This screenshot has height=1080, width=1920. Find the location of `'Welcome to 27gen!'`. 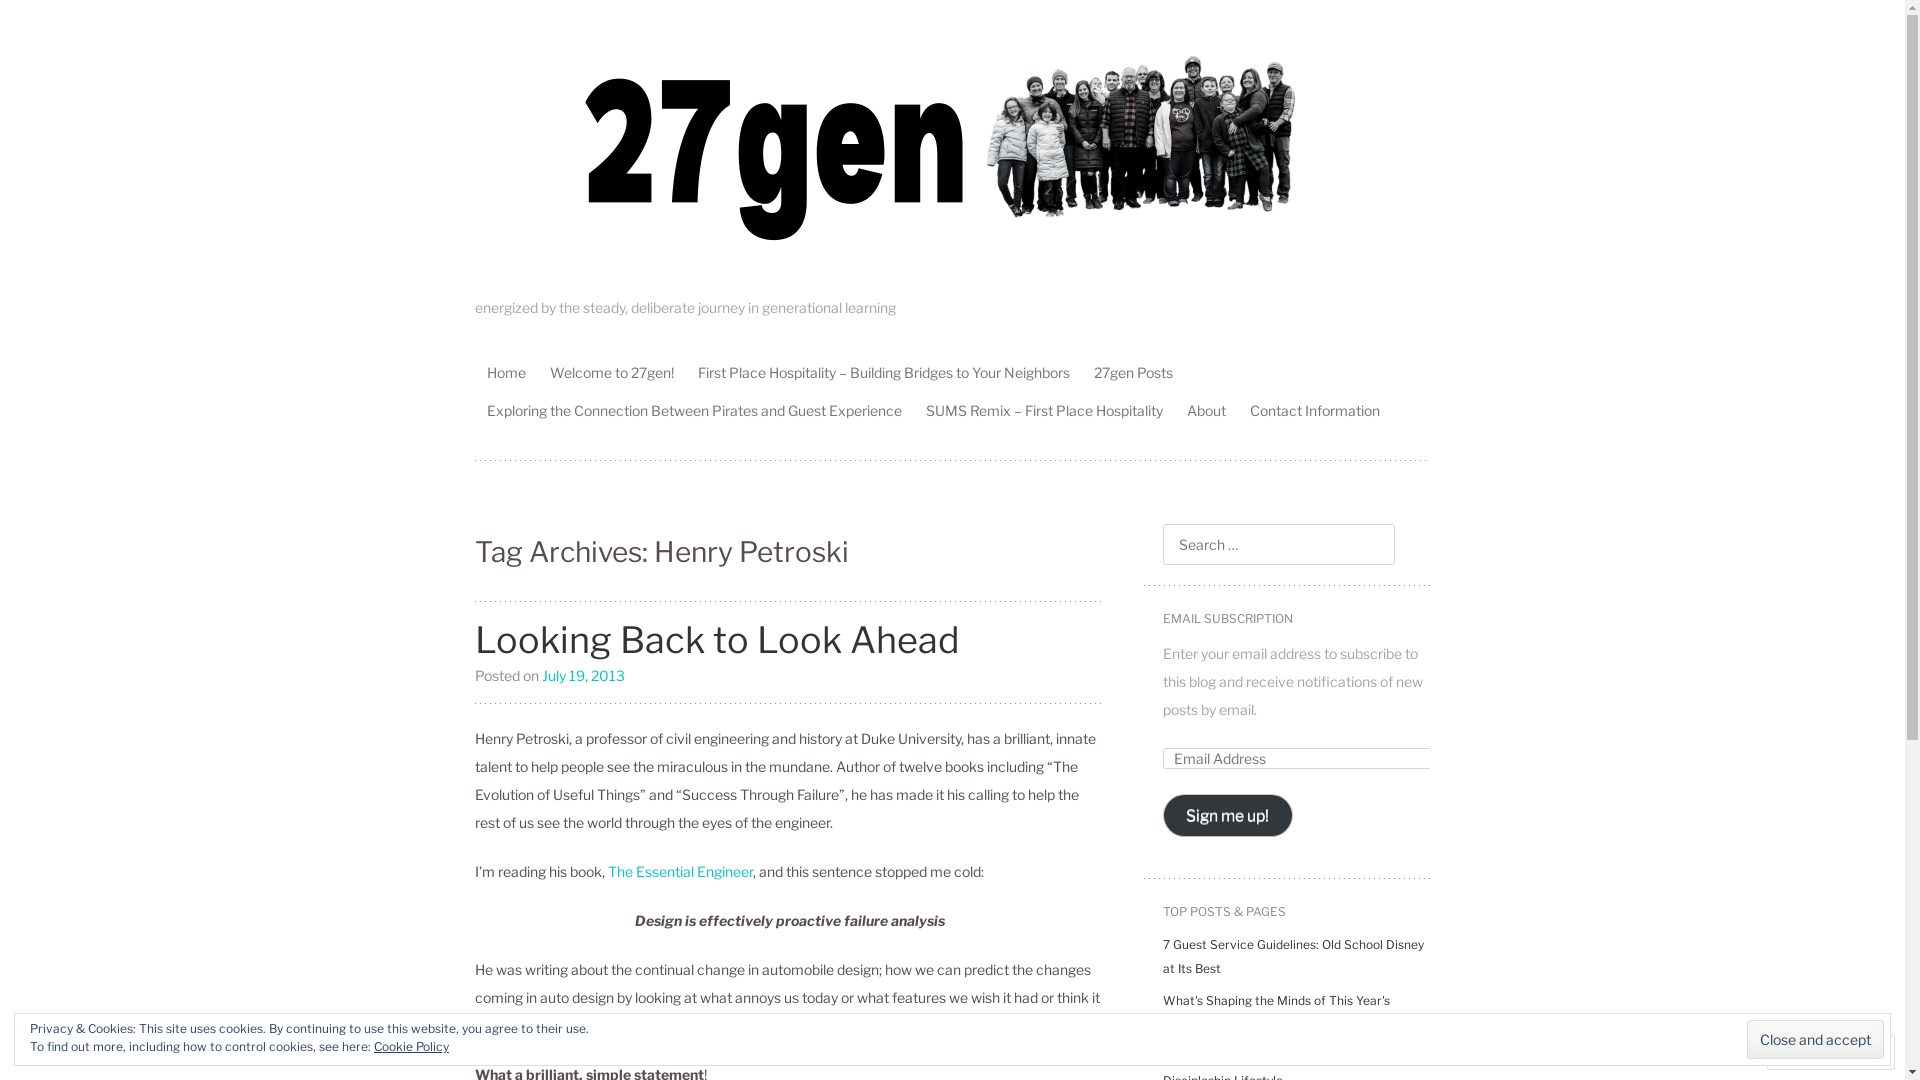

'Welcome to 27gen!' is located at coordinates (610, 371).